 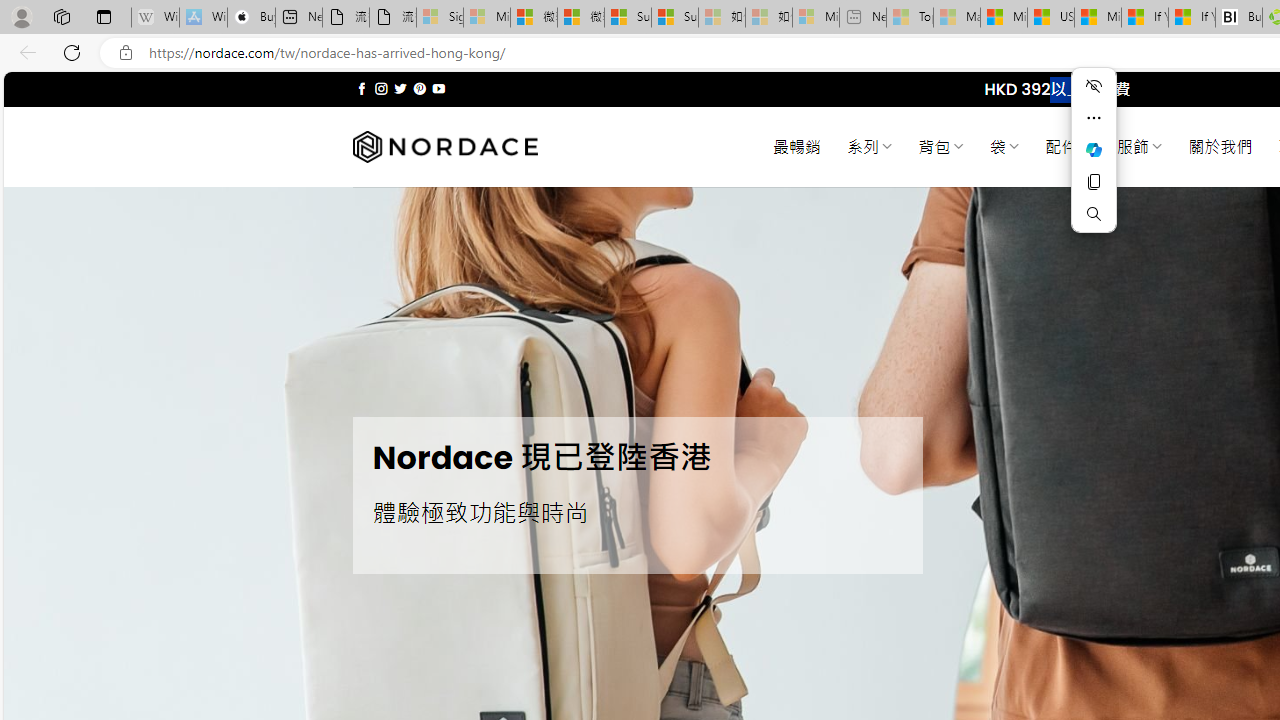 I want to click on 'Follow on Pinterest', so click(x=418, y=88).